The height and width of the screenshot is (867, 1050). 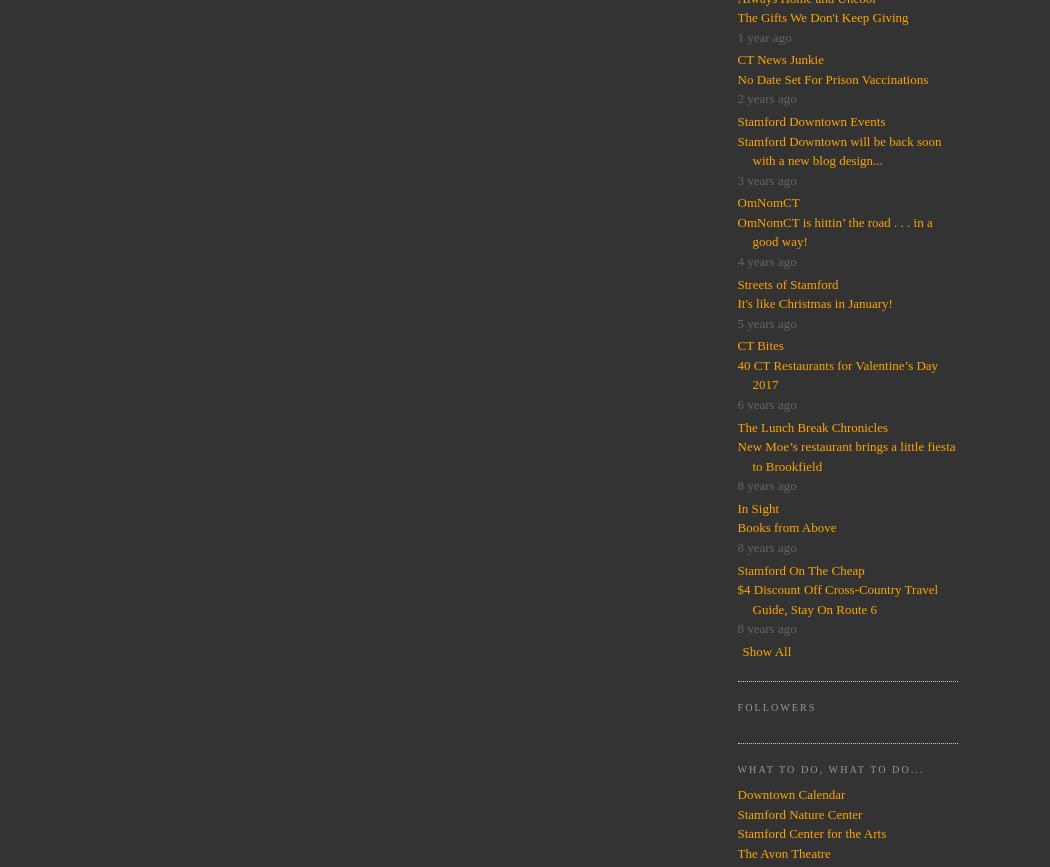 I want to click on '2 years ago', so click(x=766, y=98).